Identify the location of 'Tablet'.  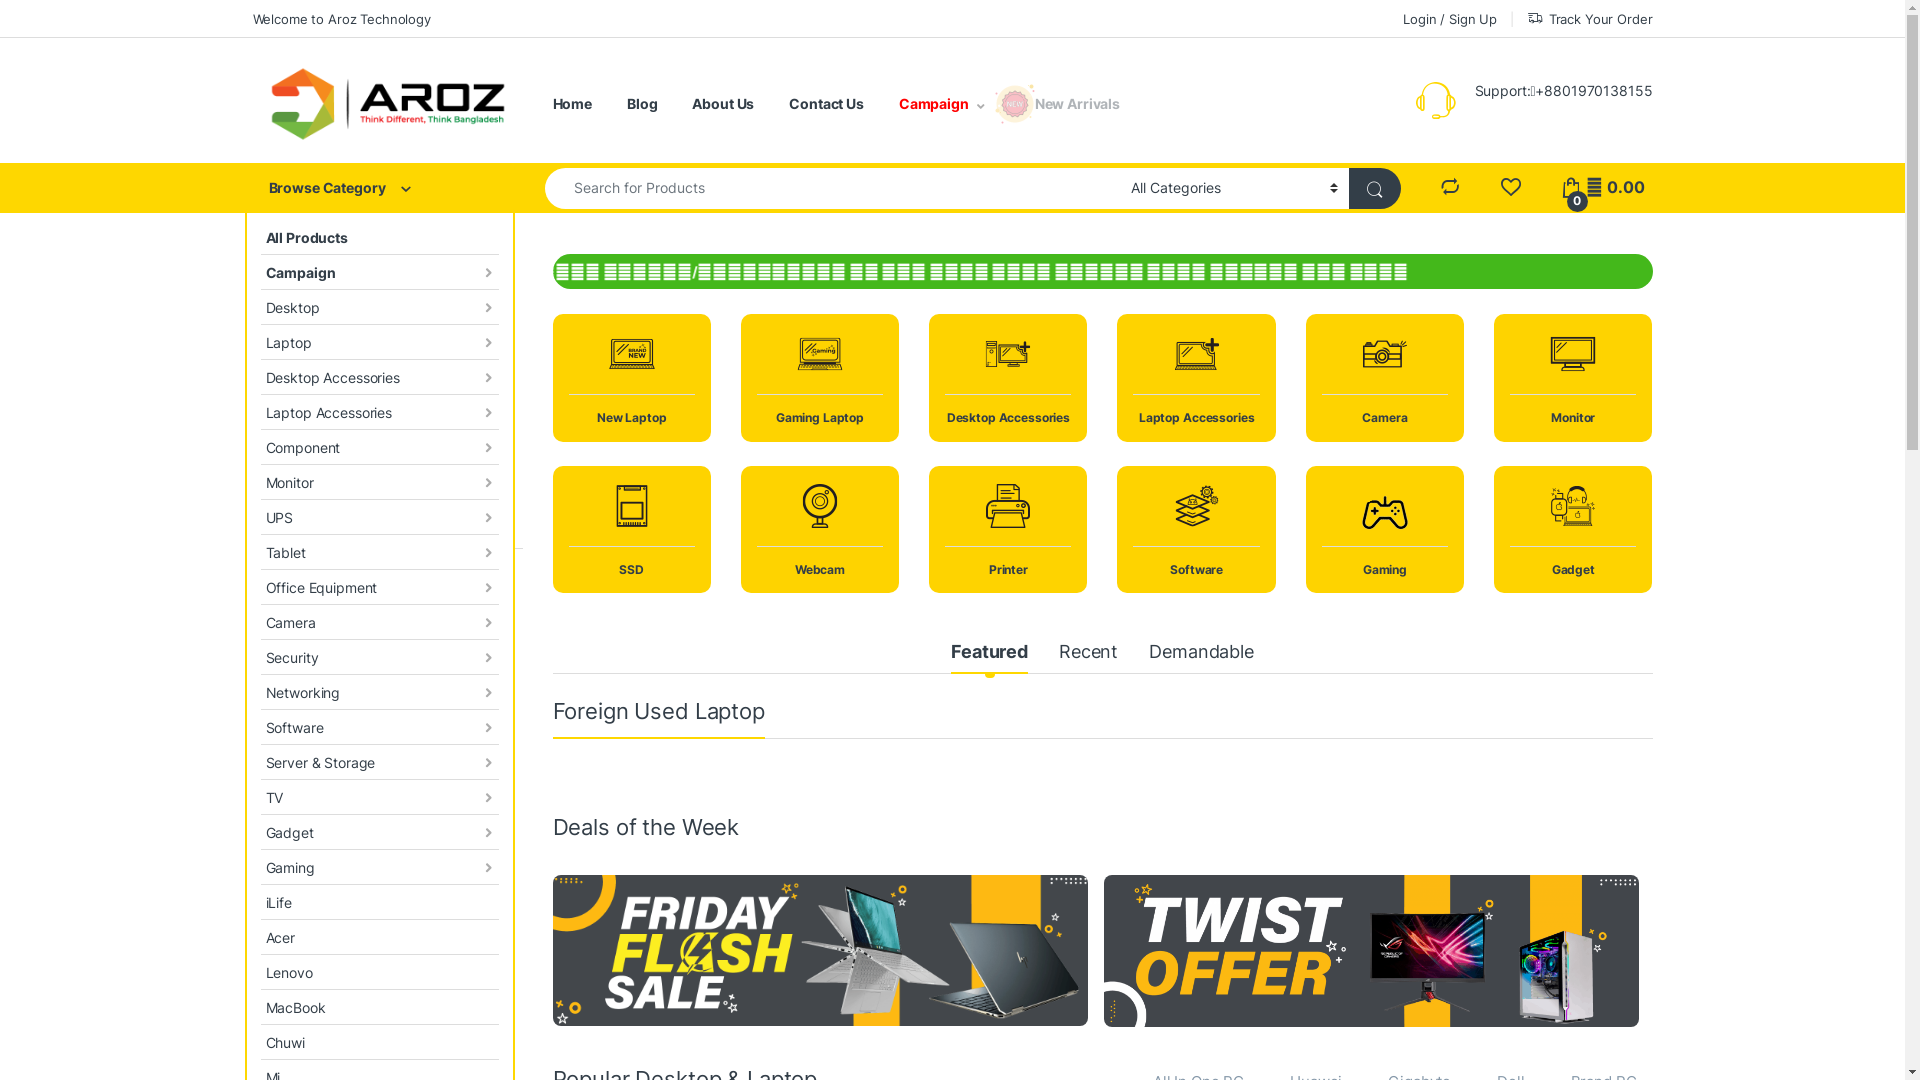
(379, 552).